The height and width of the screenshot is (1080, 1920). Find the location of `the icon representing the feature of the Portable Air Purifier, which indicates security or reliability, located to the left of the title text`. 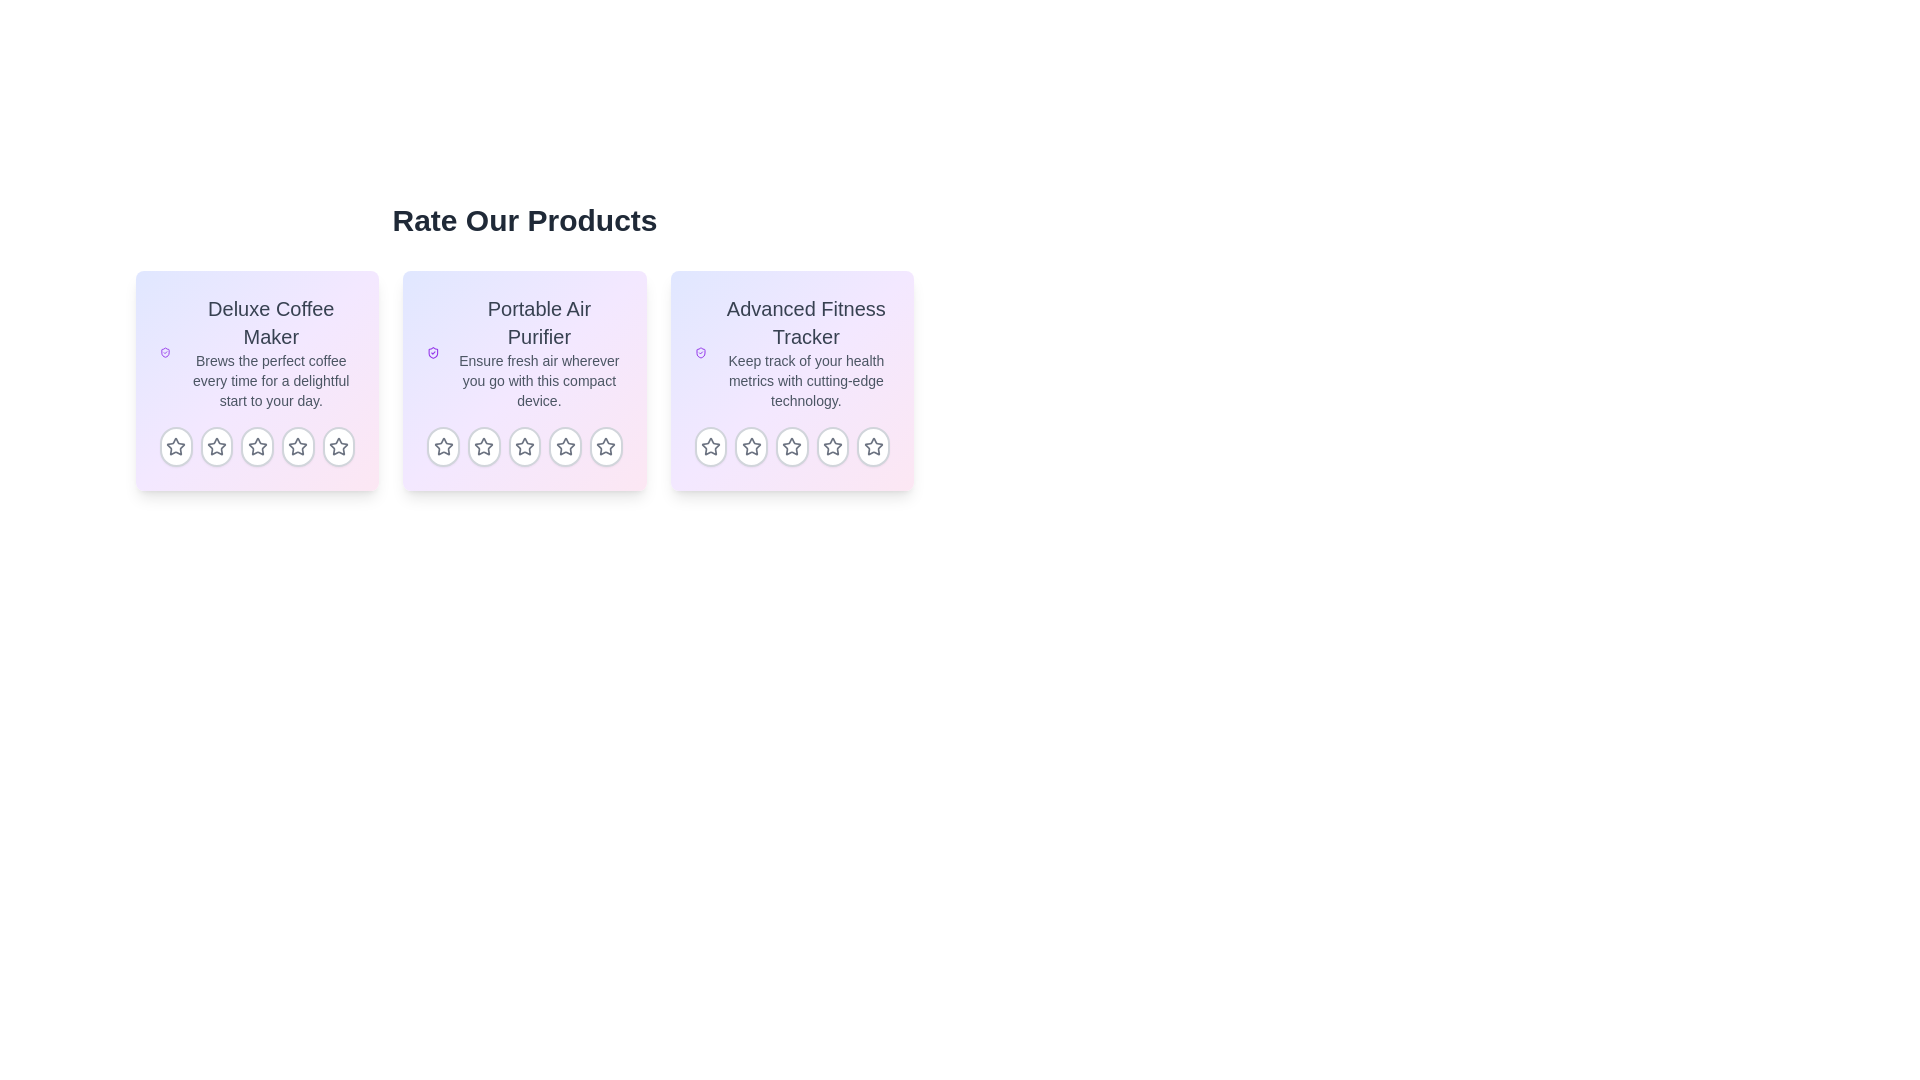

the icon representing the feature of the Portable Air Purifier, which indicates security or reliability, located to the left of the title text is located at coordinates (432, 352).